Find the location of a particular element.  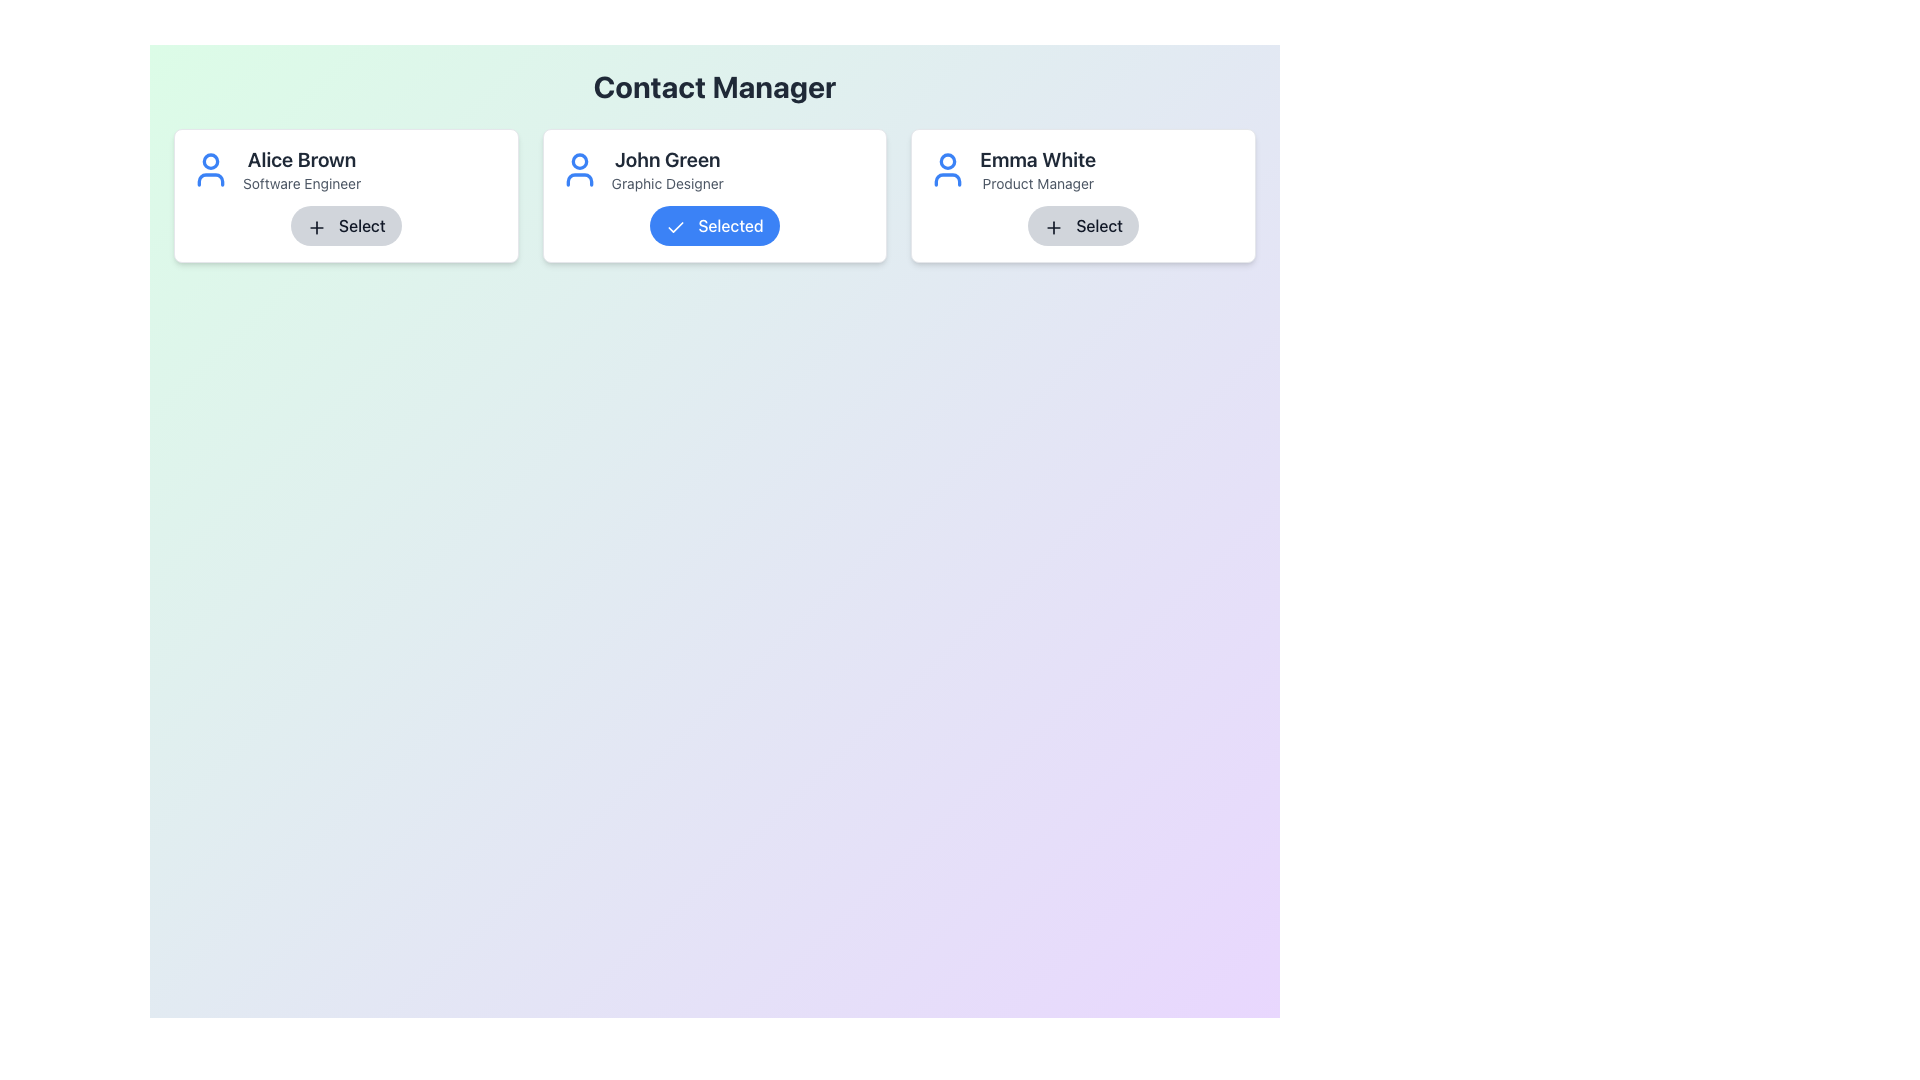

the '+' icon with an outlined style, class 'lucide-plus', positioned to the left of the 'Select' label in the button for the profile of 'Emma White' to interact with the button is located at coordinates (1053, 226).